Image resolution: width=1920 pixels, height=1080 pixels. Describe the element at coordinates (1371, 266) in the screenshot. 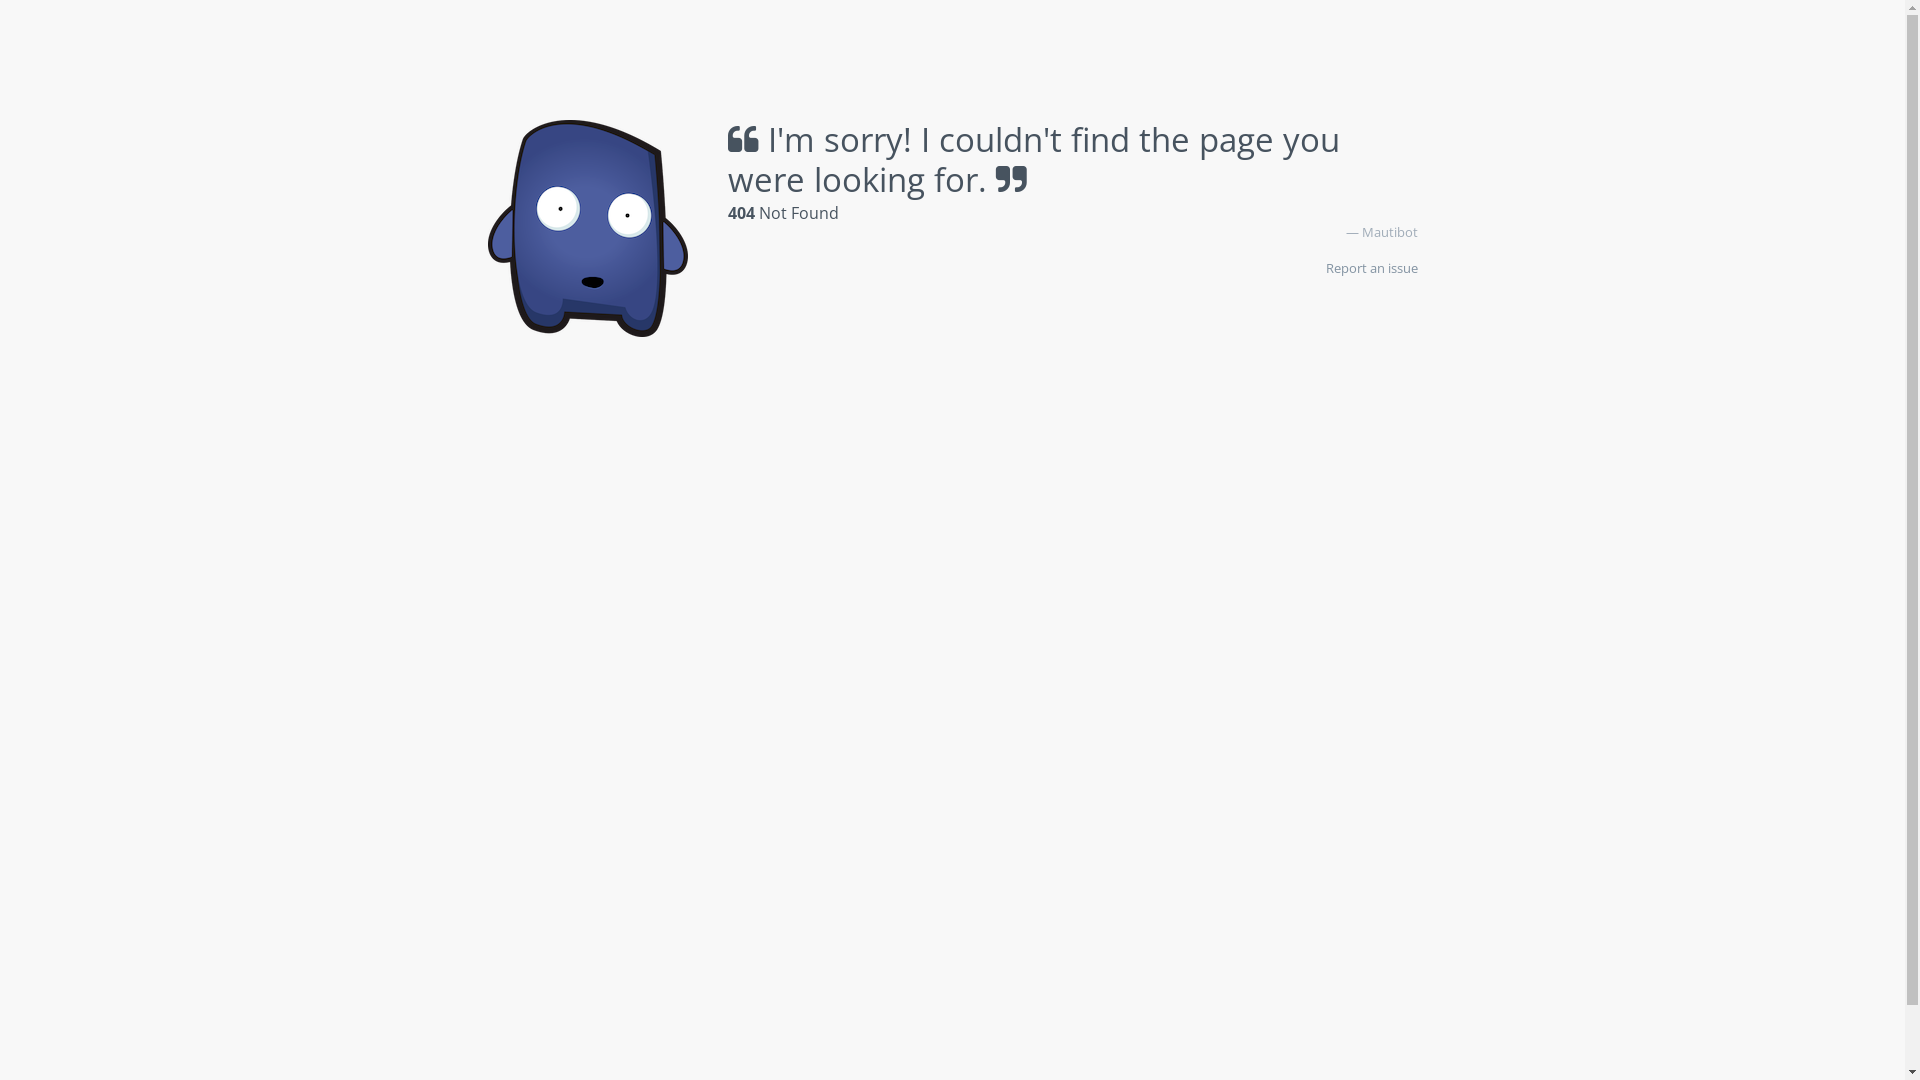

I see `'Report an issue'` at that location.